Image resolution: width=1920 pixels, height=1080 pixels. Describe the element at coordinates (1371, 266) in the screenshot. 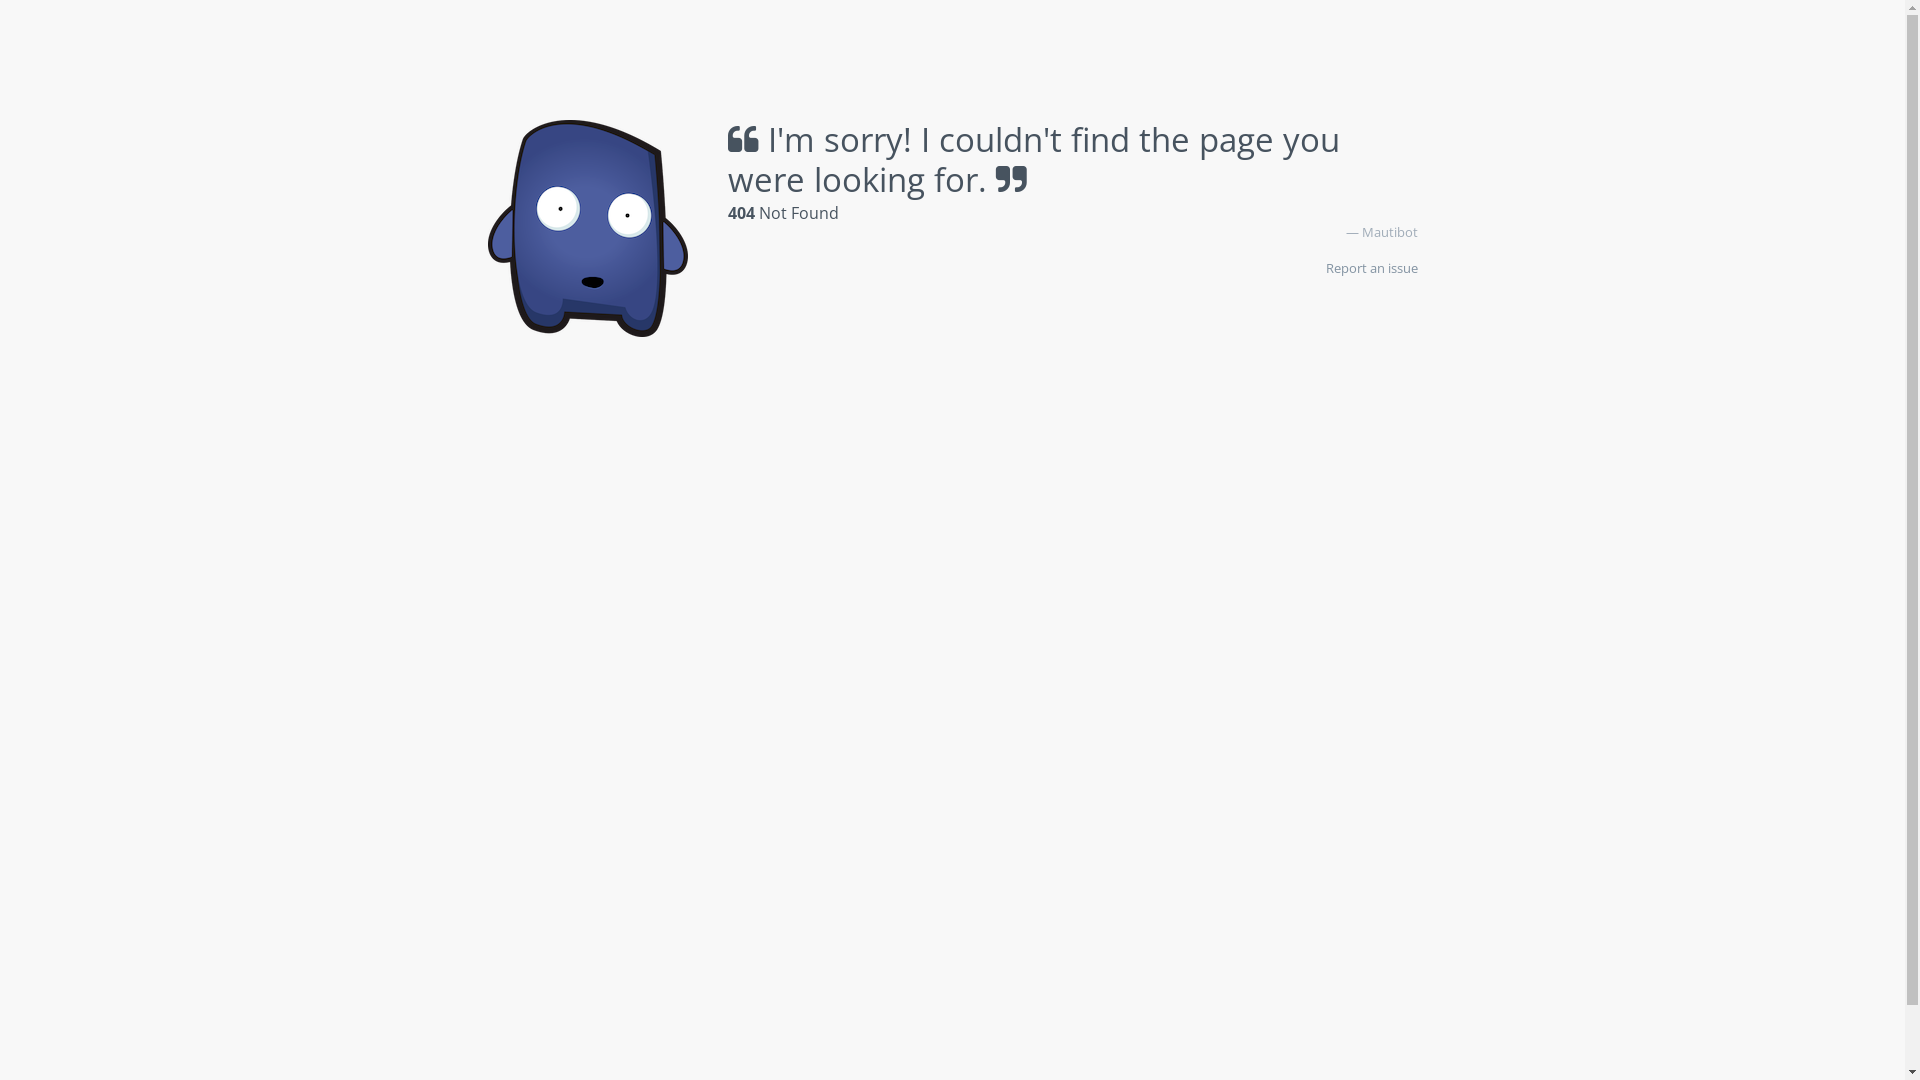

I see `'Report an issue'` at that location.